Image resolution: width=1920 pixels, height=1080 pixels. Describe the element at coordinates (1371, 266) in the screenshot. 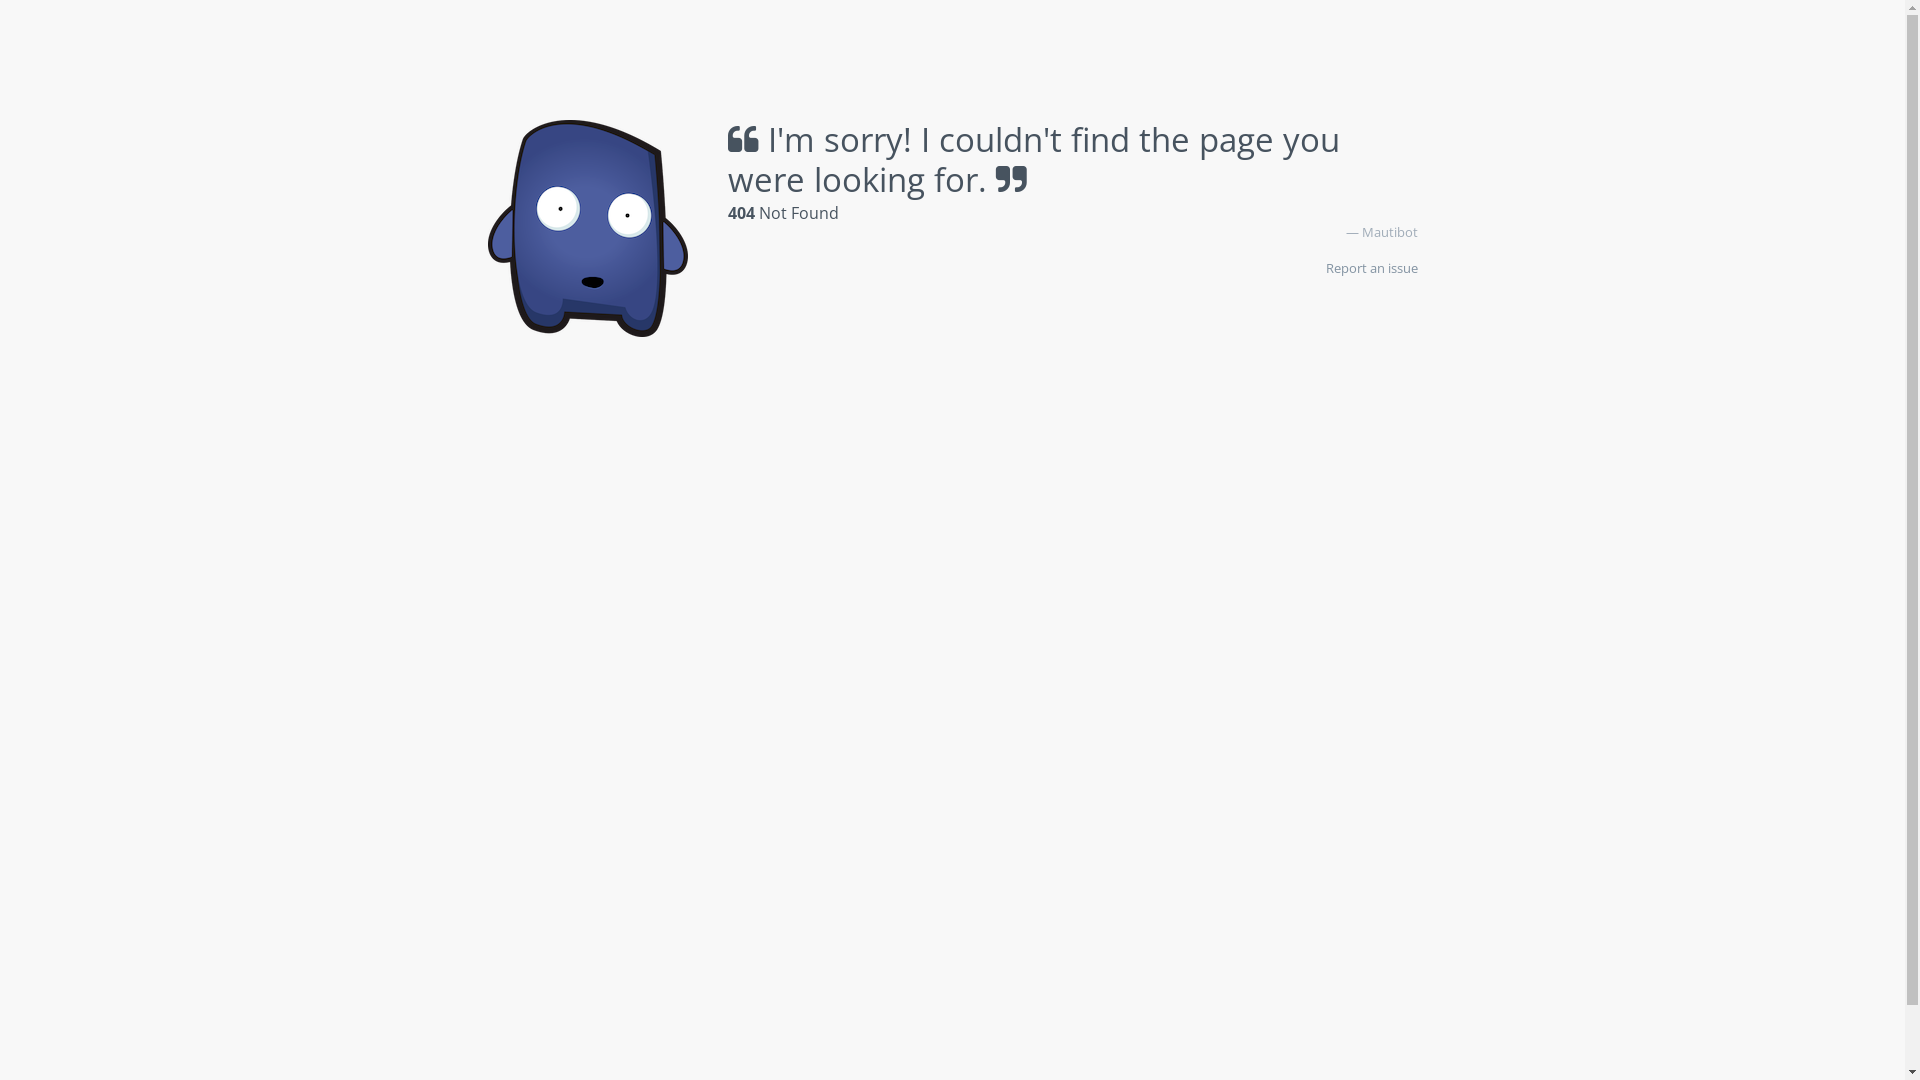

I see `'Report an issue'` at that location.